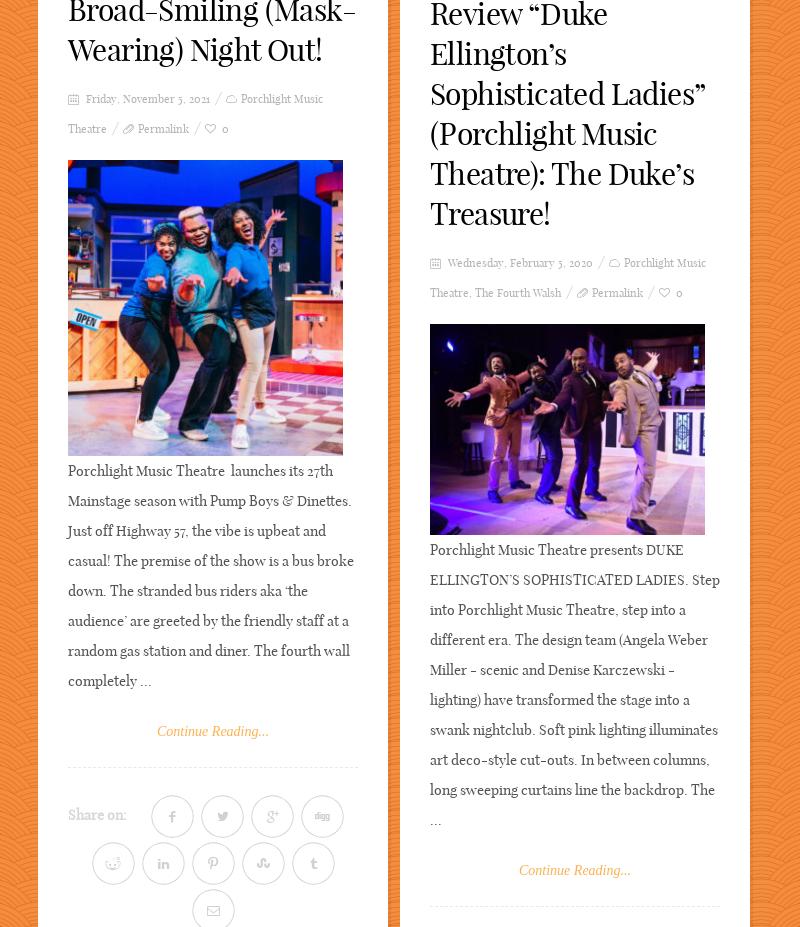 The image size is (800, 927). What do you see at coordinates (146, 98) in the screenshot?
I see `'Friday, November 5, 2021'` at bounding box center [146, 98].